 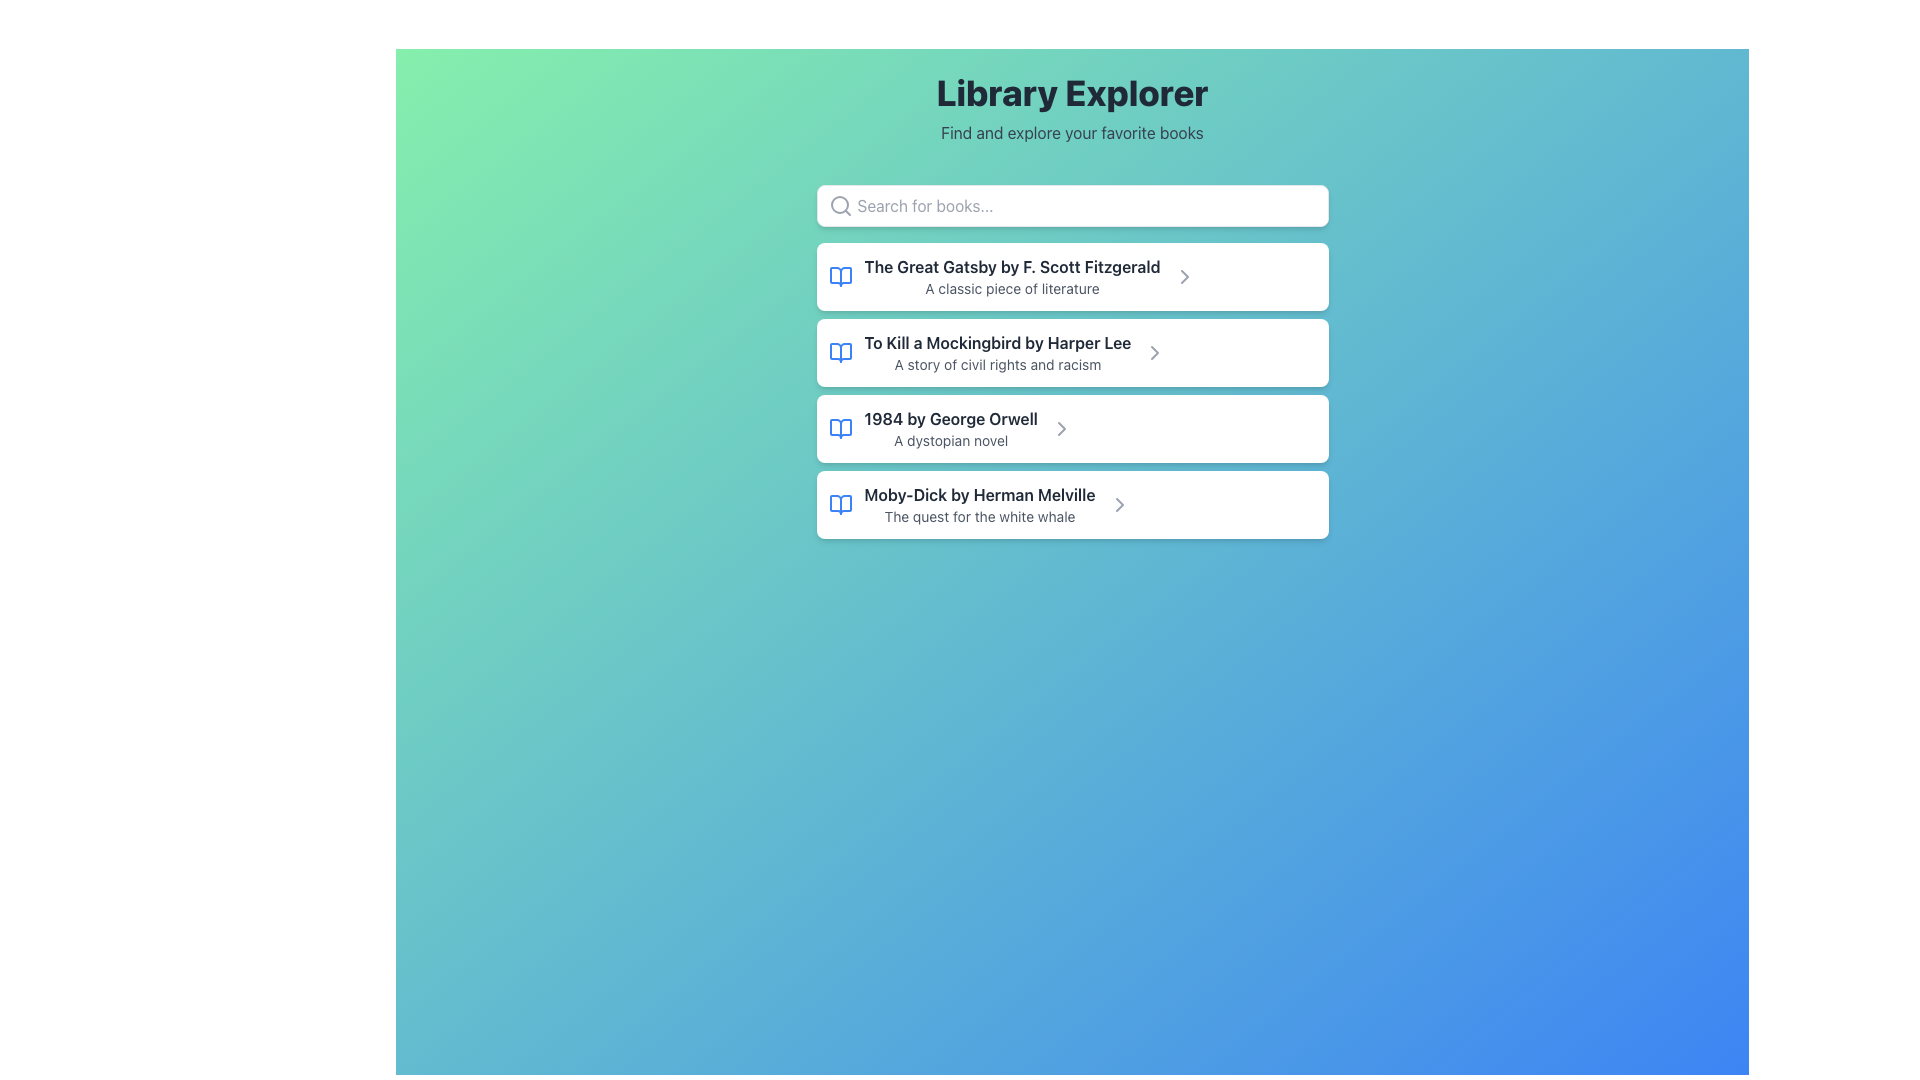 What do you see at coordinates (1012, 277) in the screenshot?
I see `the informational summary text block for a book in the library list interface, which is the first item in a vertically stacked list and is centrally positioned within a rectangular tile` at bounding box center [1012, 277].